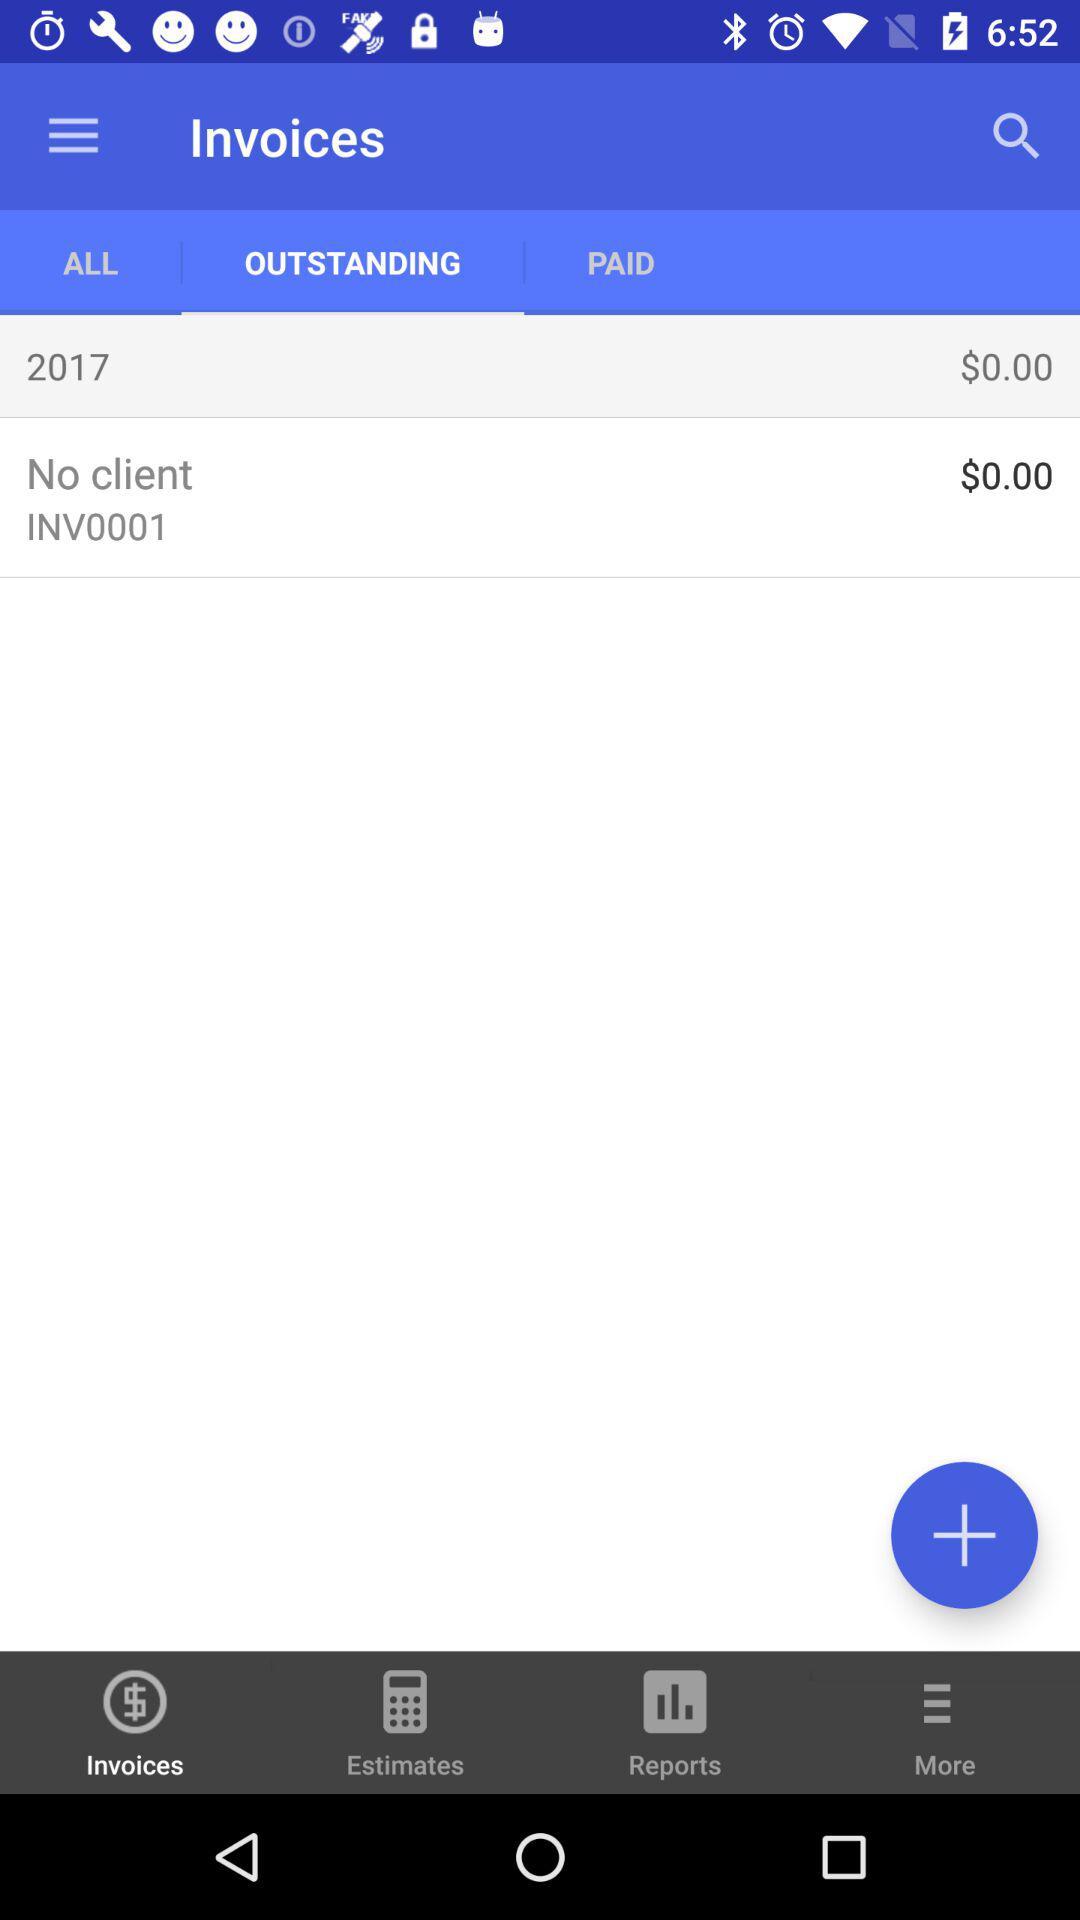 The height and width of the screenshot is (1920, 1080). Describe the element at coordinates (1017, 135) in the screenshot. I see `app next to paid` at that location.